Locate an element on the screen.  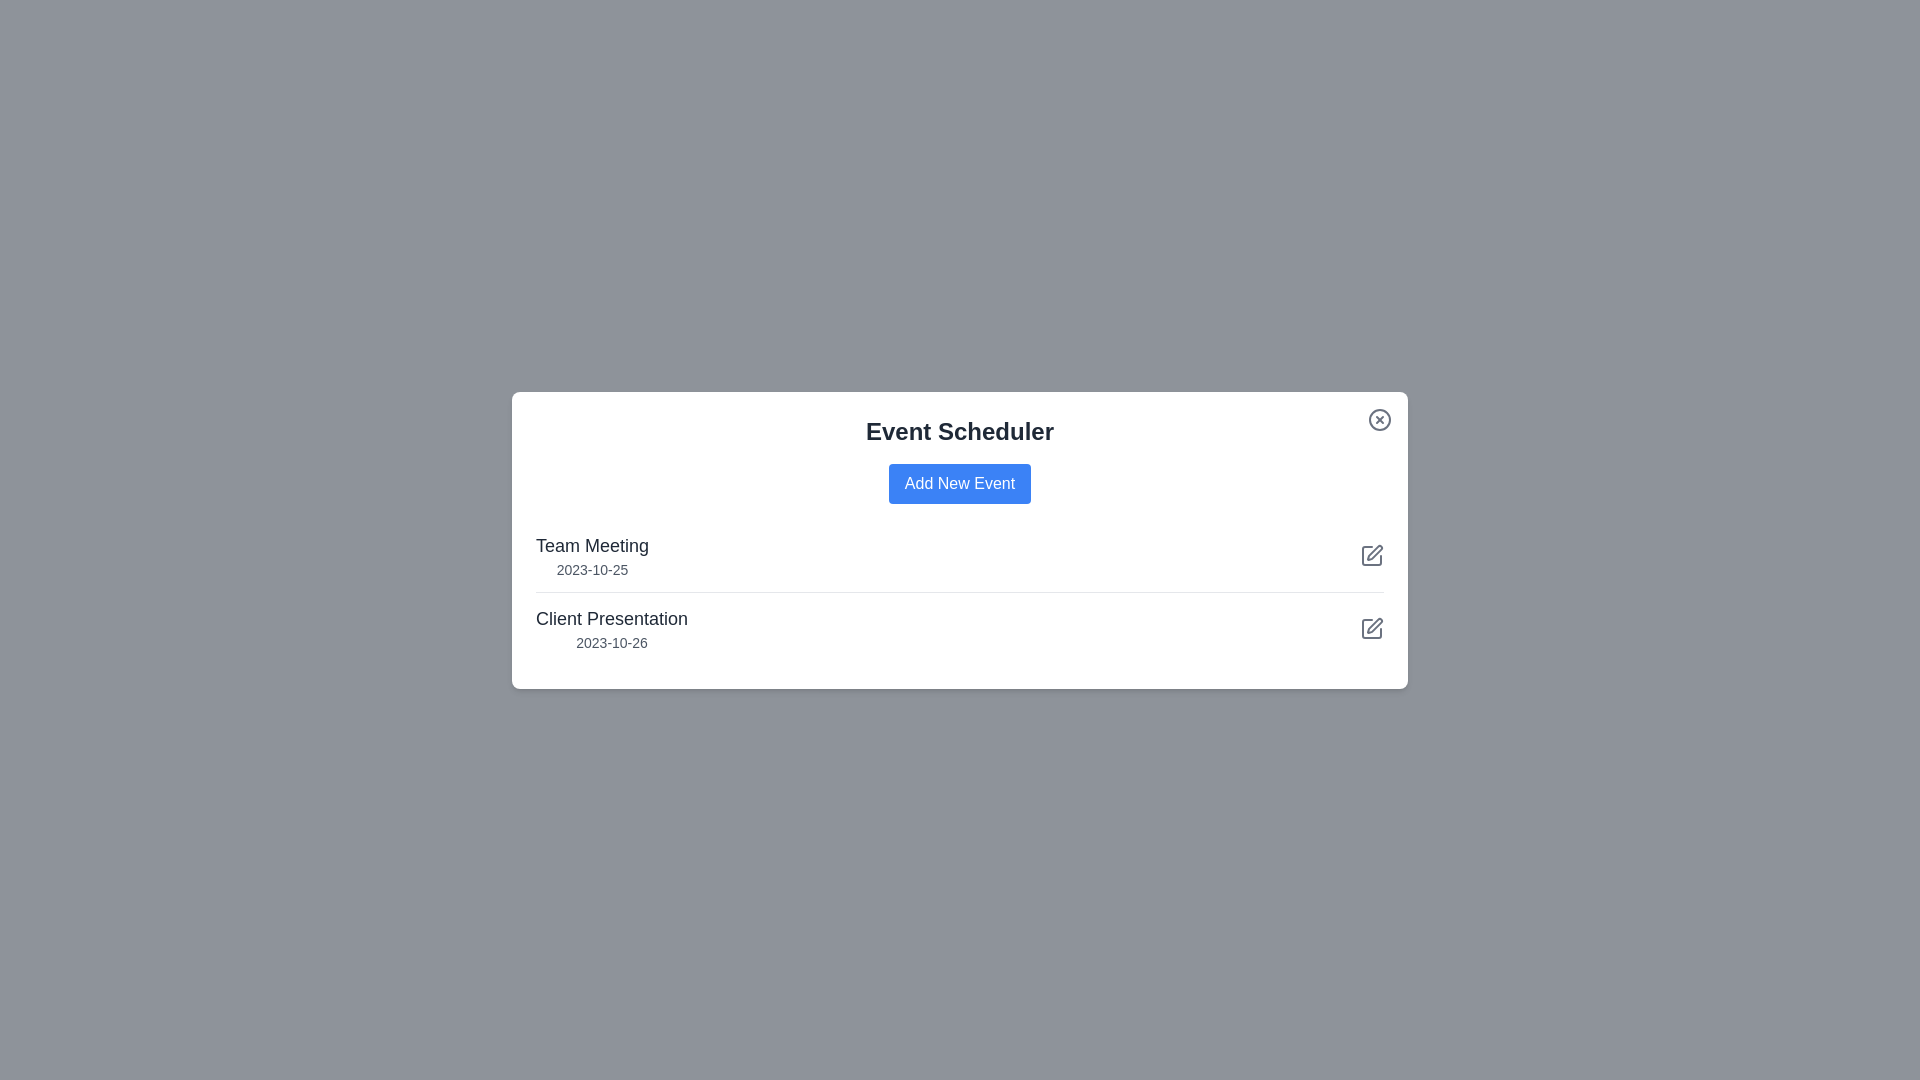
the edit button, which is a small gray pencil icon that turns green on hover, located at the far right end of the 'Client Presentation 2023-10-26' row adjacent to the date text is located at coordinates (1371, 627).